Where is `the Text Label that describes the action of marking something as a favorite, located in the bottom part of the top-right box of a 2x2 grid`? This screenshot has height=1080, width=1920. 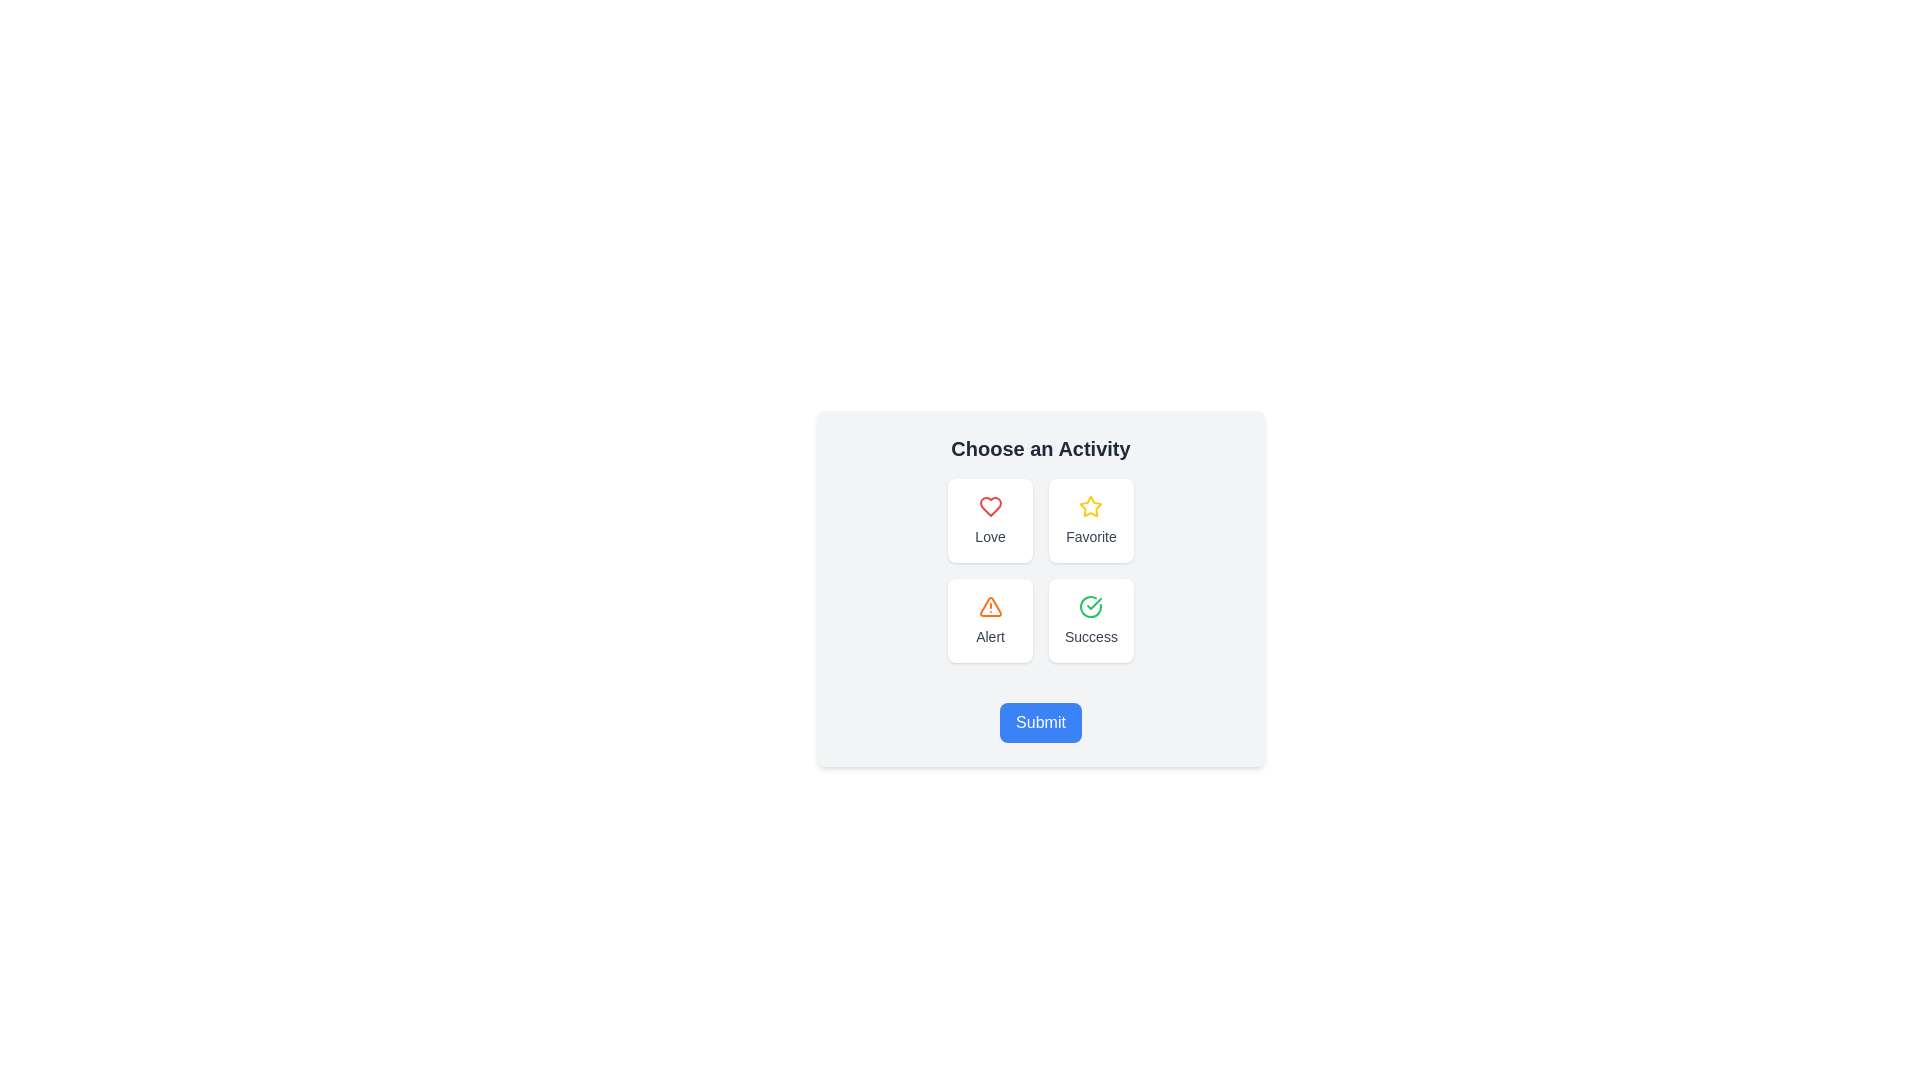 the Text Label that describes the action of marking something as a favorite, located in the bottom part of the top-right box of a 2x2 grid is located at coordinates (1090, 535).